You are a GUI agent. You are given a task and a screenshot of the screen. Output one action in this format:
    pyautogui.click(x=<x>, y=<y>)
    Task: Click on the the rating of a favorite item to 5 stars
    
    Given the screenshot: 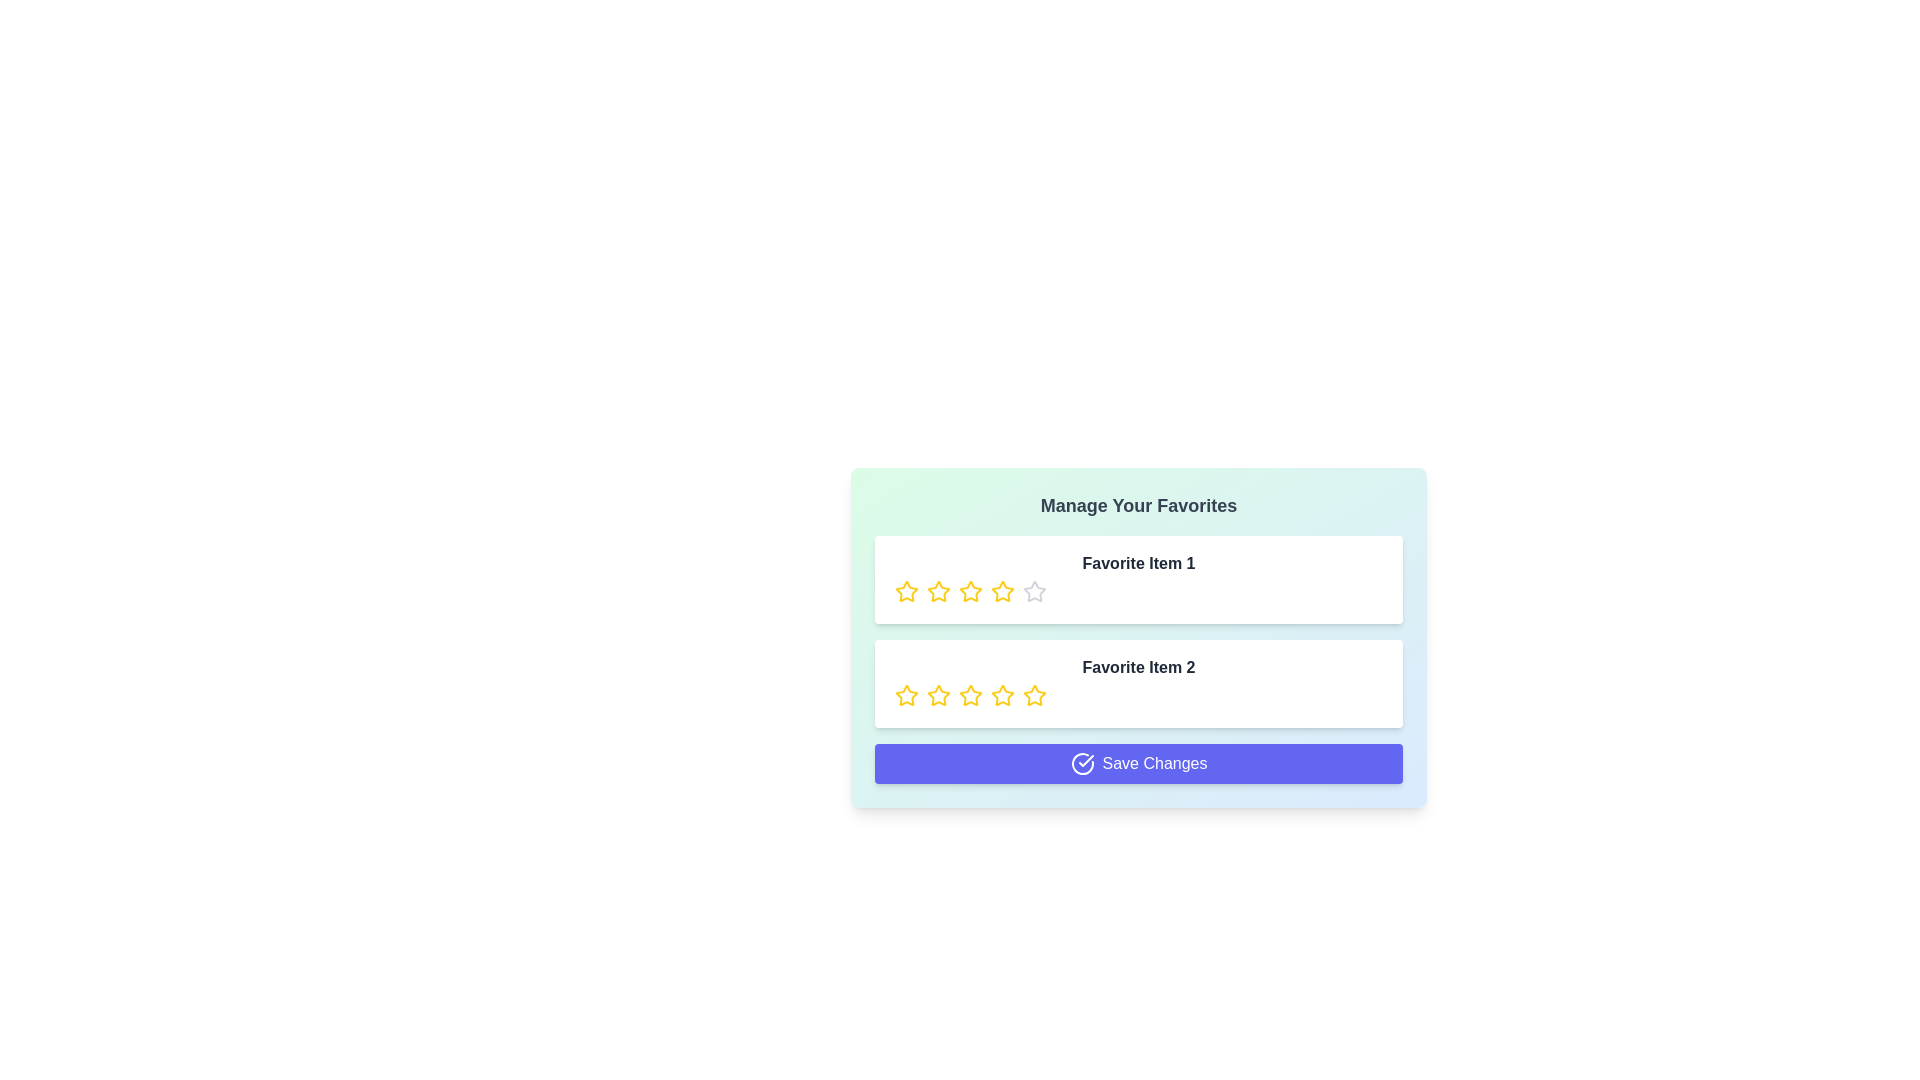 What is the action you would take?
    pyautogui.click(x=1035, y=590)
    